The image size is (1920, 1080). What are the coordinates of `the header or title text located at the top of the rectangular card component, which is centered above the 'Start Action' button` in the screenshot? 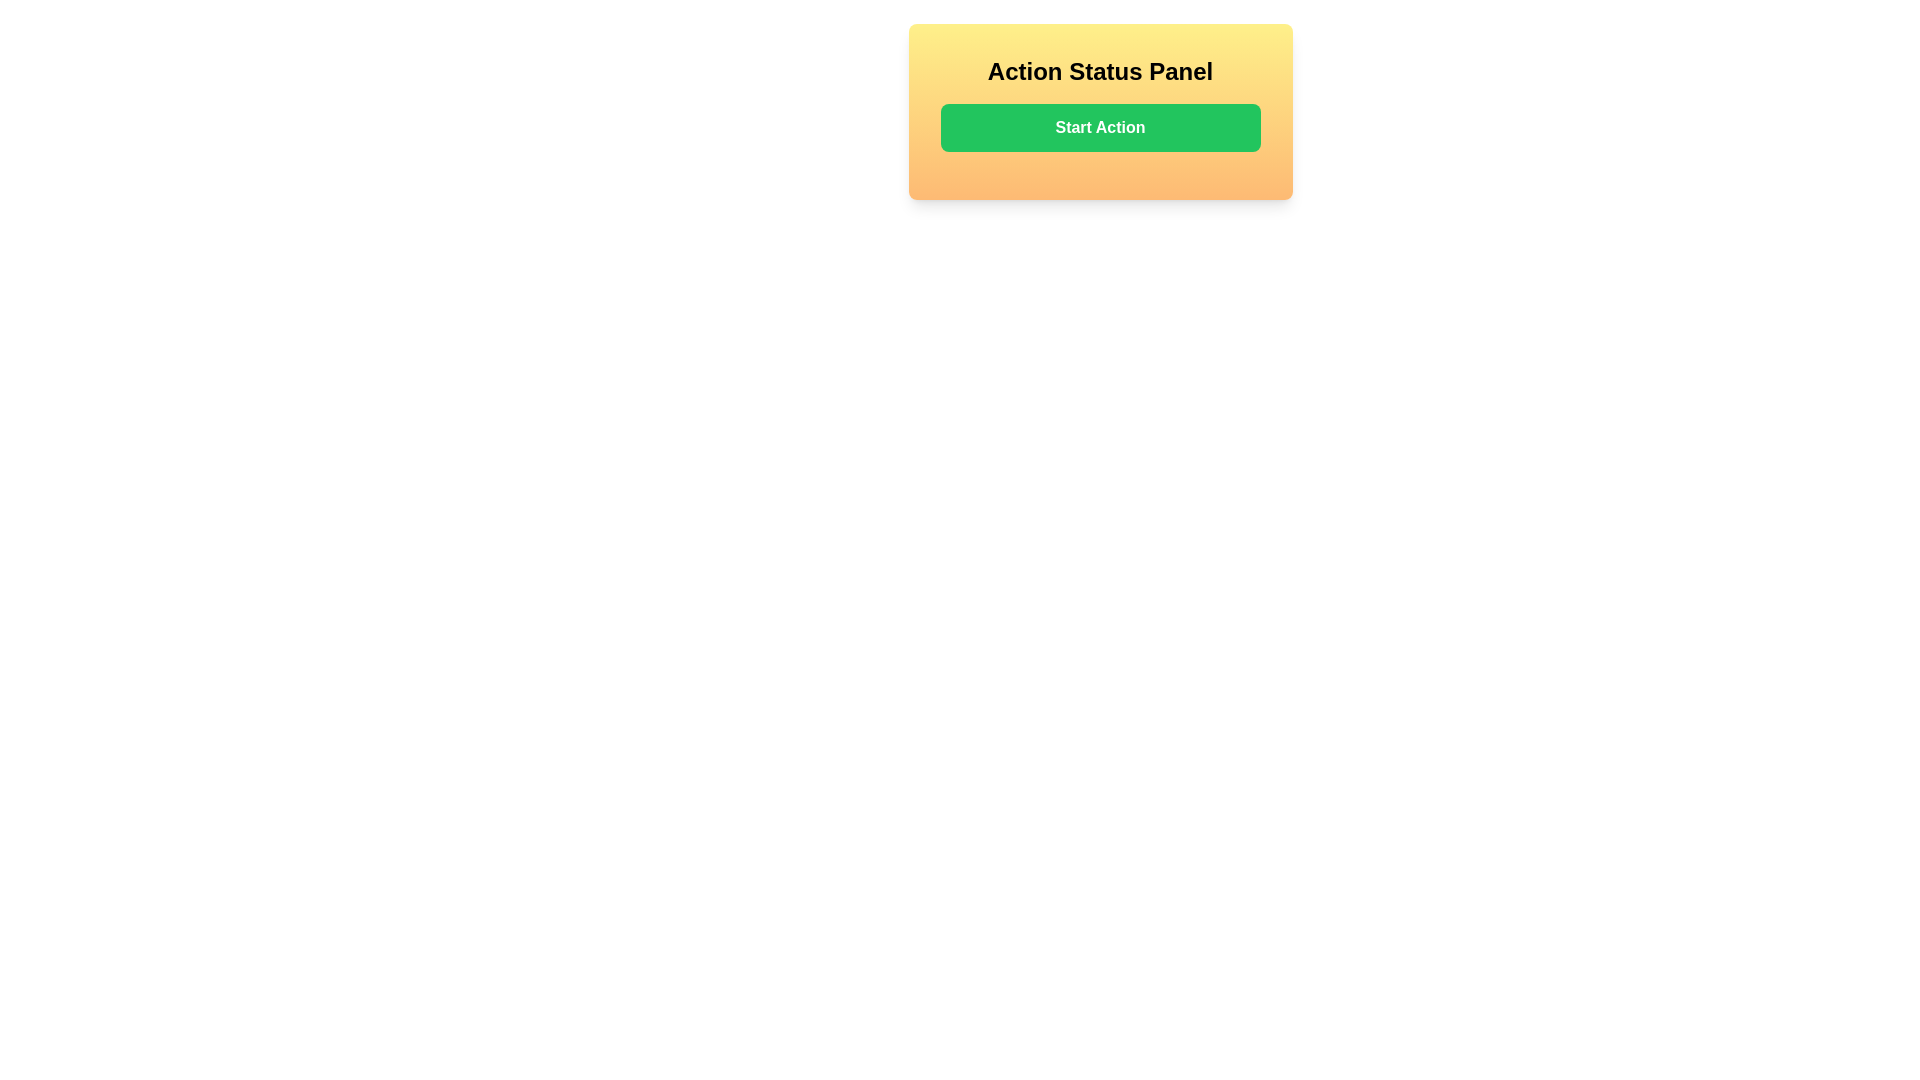 It's located at (1099, 71).